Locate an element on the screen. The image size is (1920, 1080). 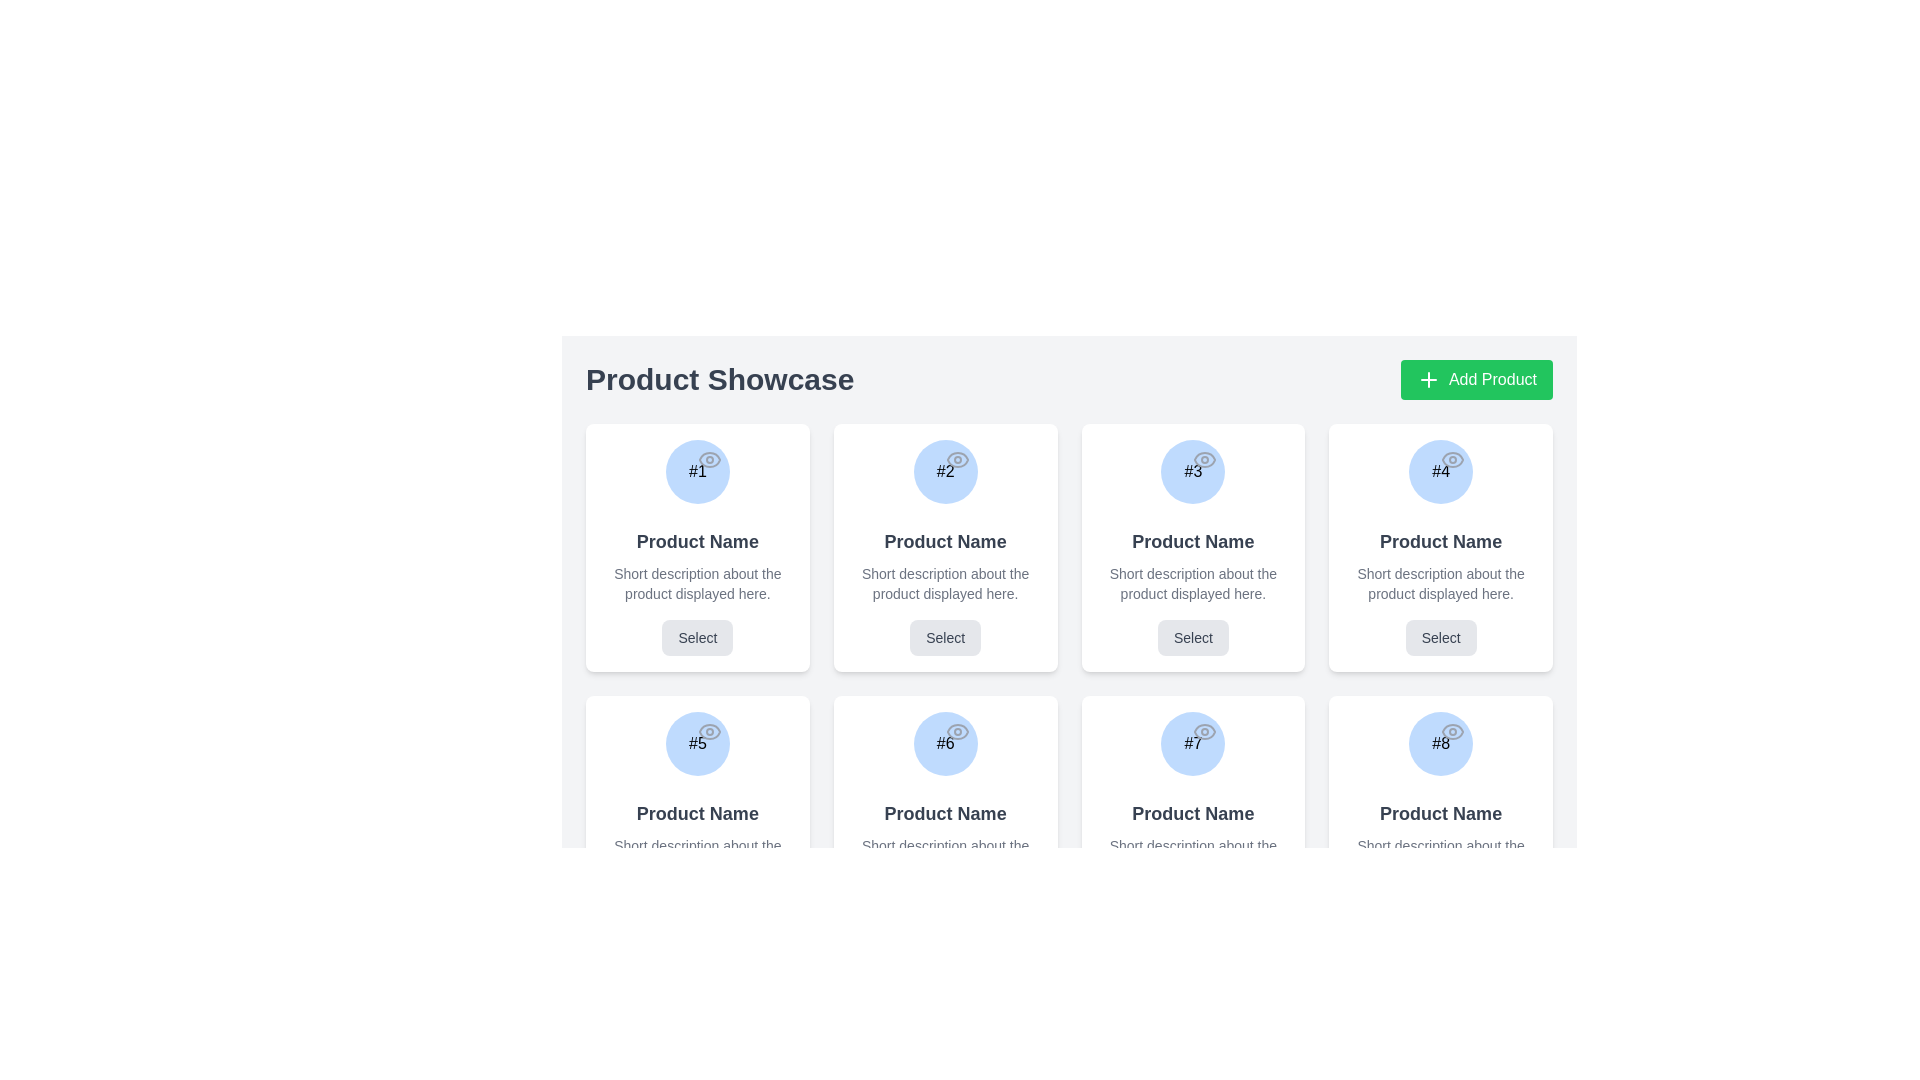
the eye symbol icon located at the top right corner of the card labeled '#3', which is positioned as an overlay in the blue circle is located at coordinates (1204, 459).